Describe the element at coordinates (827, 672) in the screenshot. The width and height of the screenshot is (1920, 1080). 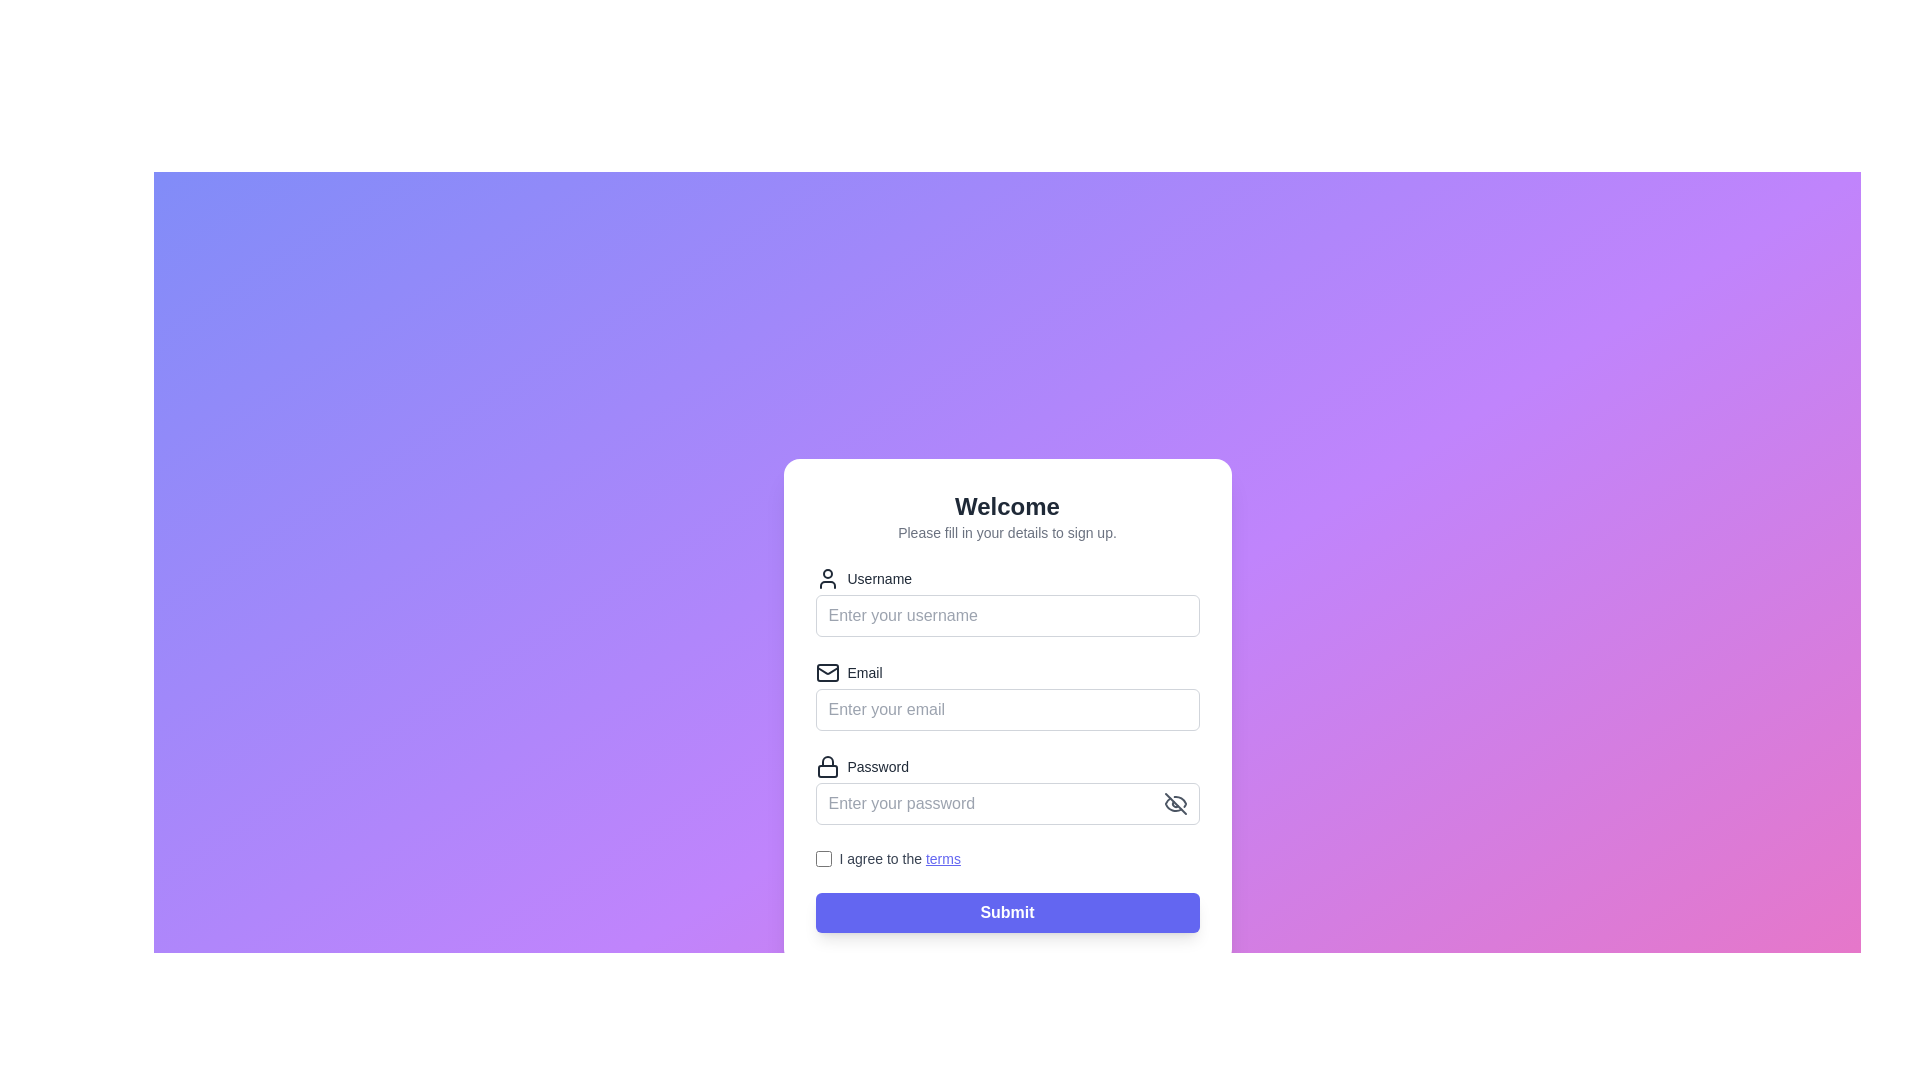
I see `the decorative SVG mail icon, which is a rectangular shape with rounded corners, located adjacent to the 'Email' label on the form` at that location.